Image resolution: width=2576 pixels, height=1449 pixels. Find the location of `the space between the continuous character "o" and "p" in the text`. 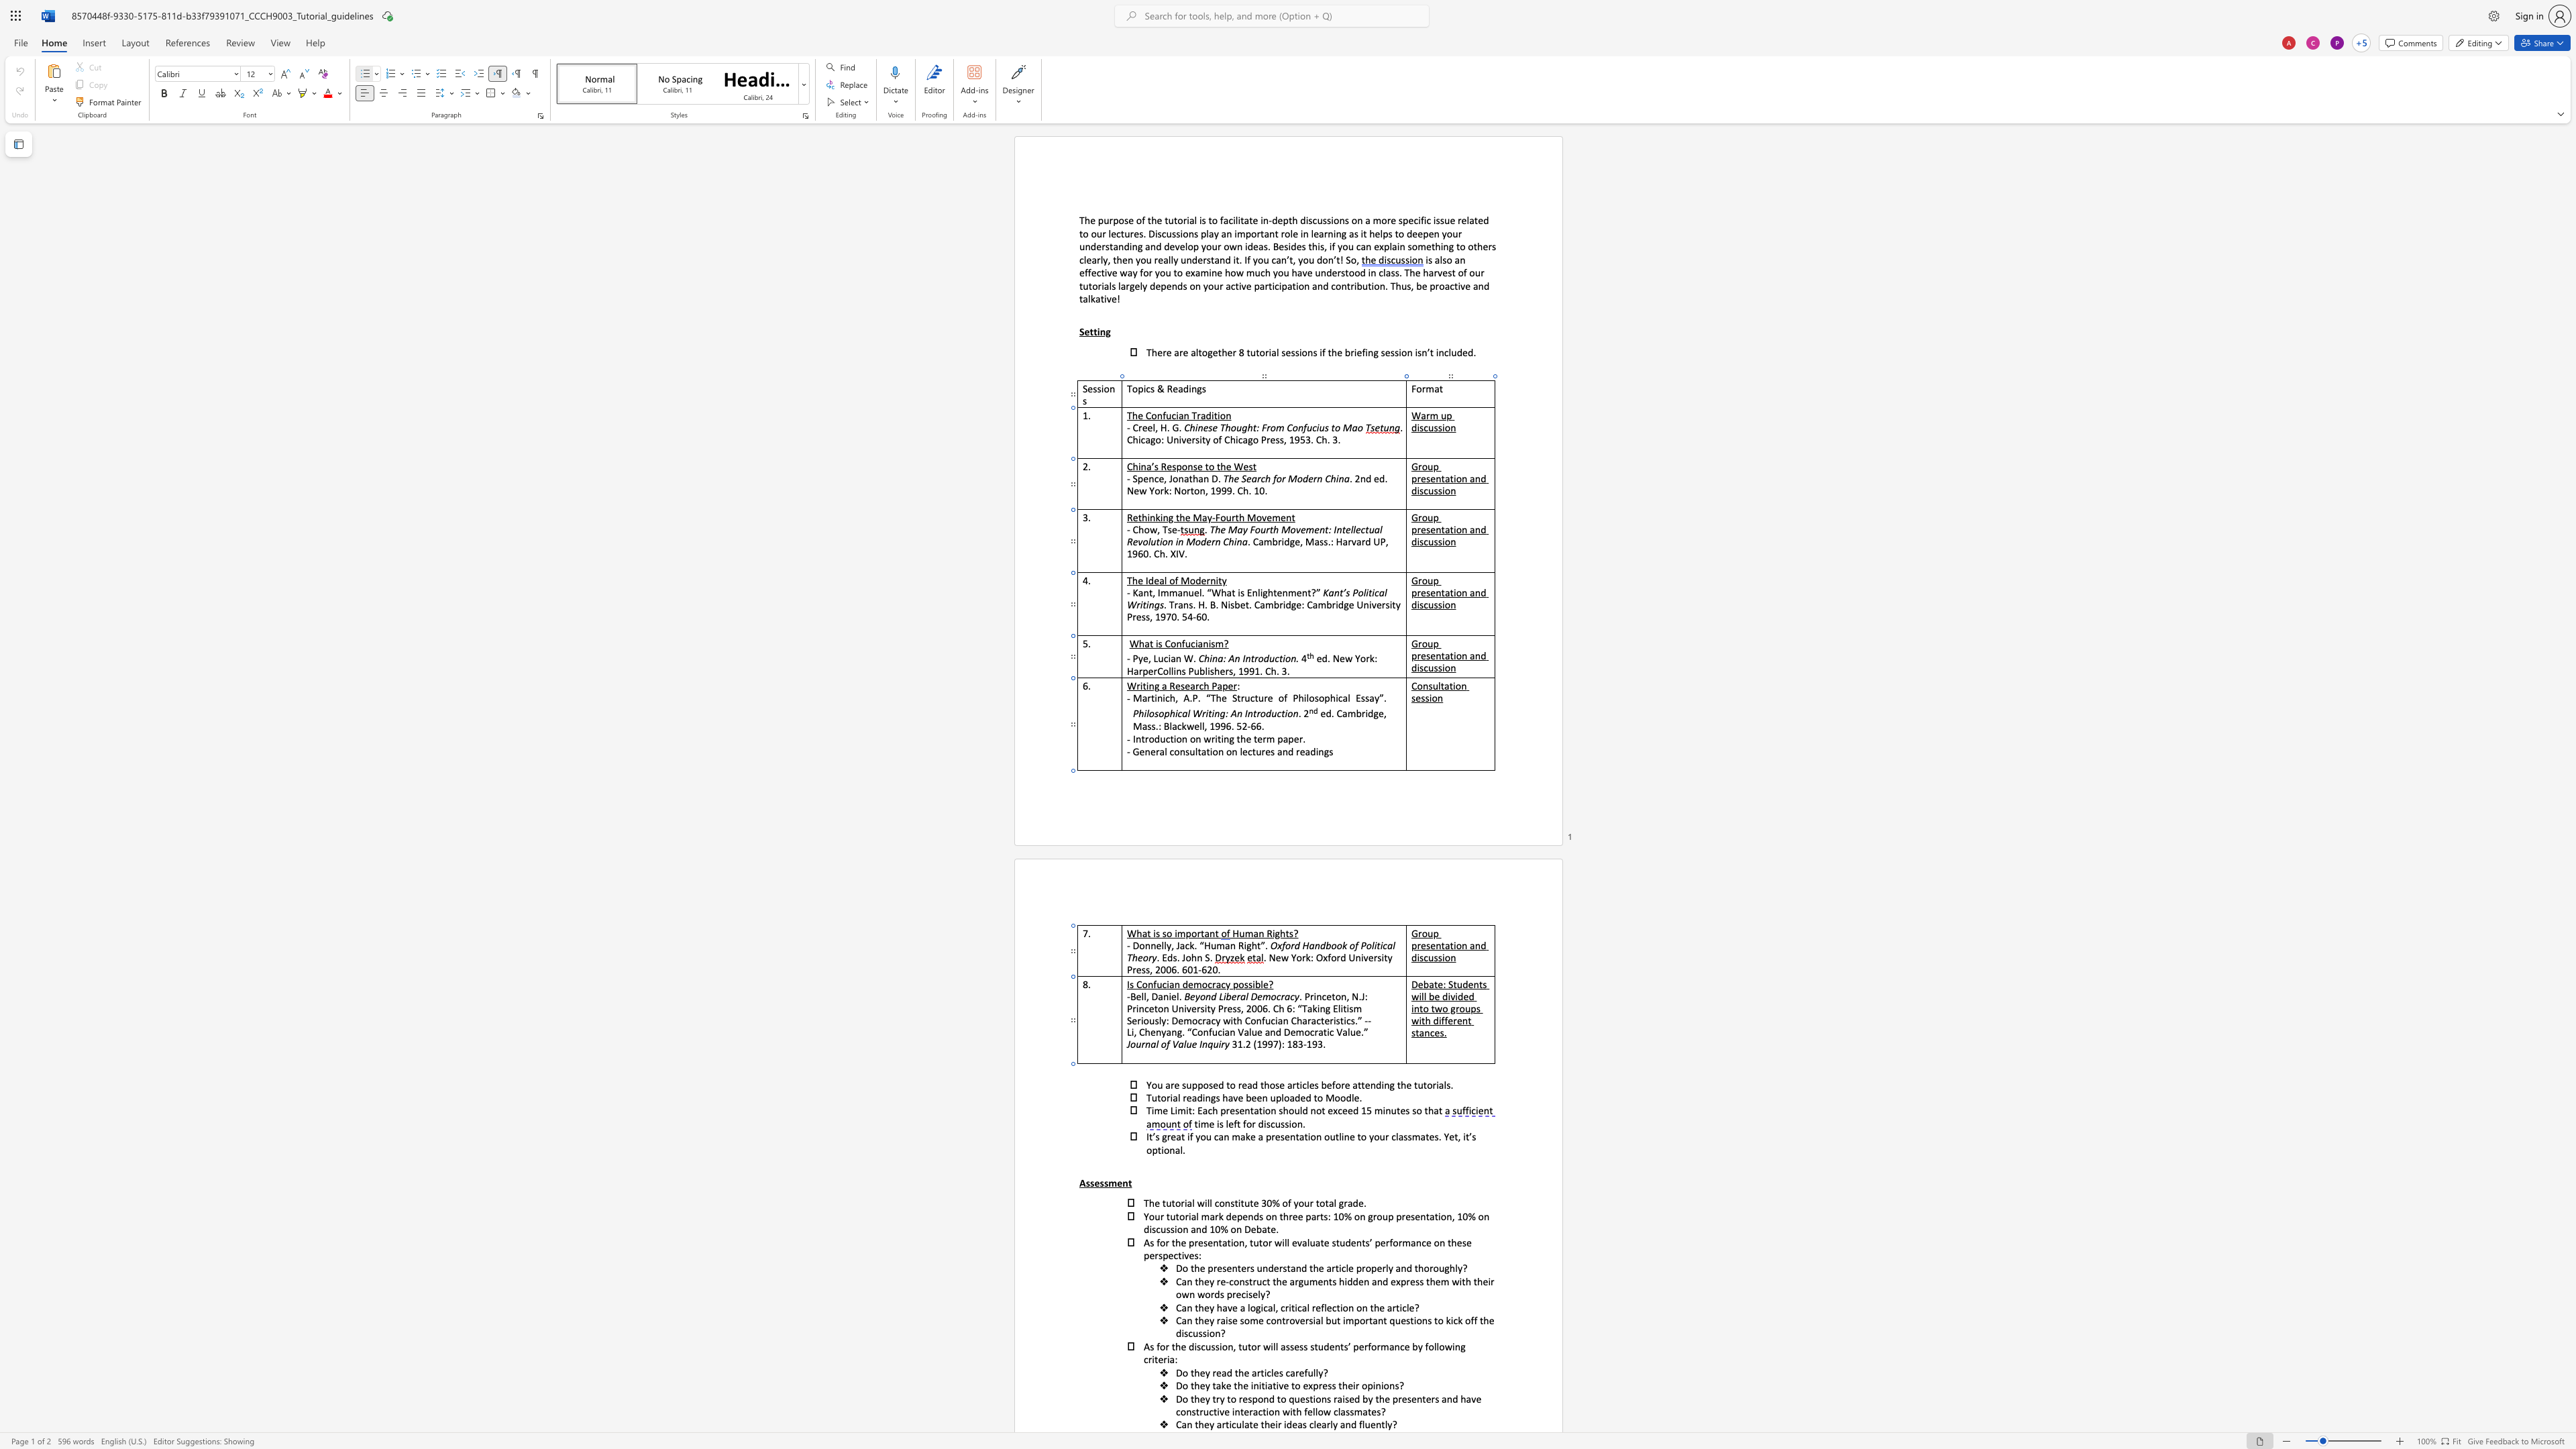

the space between the continuous character "o" and "p" in the text is located at coordinates (1366, 1385).